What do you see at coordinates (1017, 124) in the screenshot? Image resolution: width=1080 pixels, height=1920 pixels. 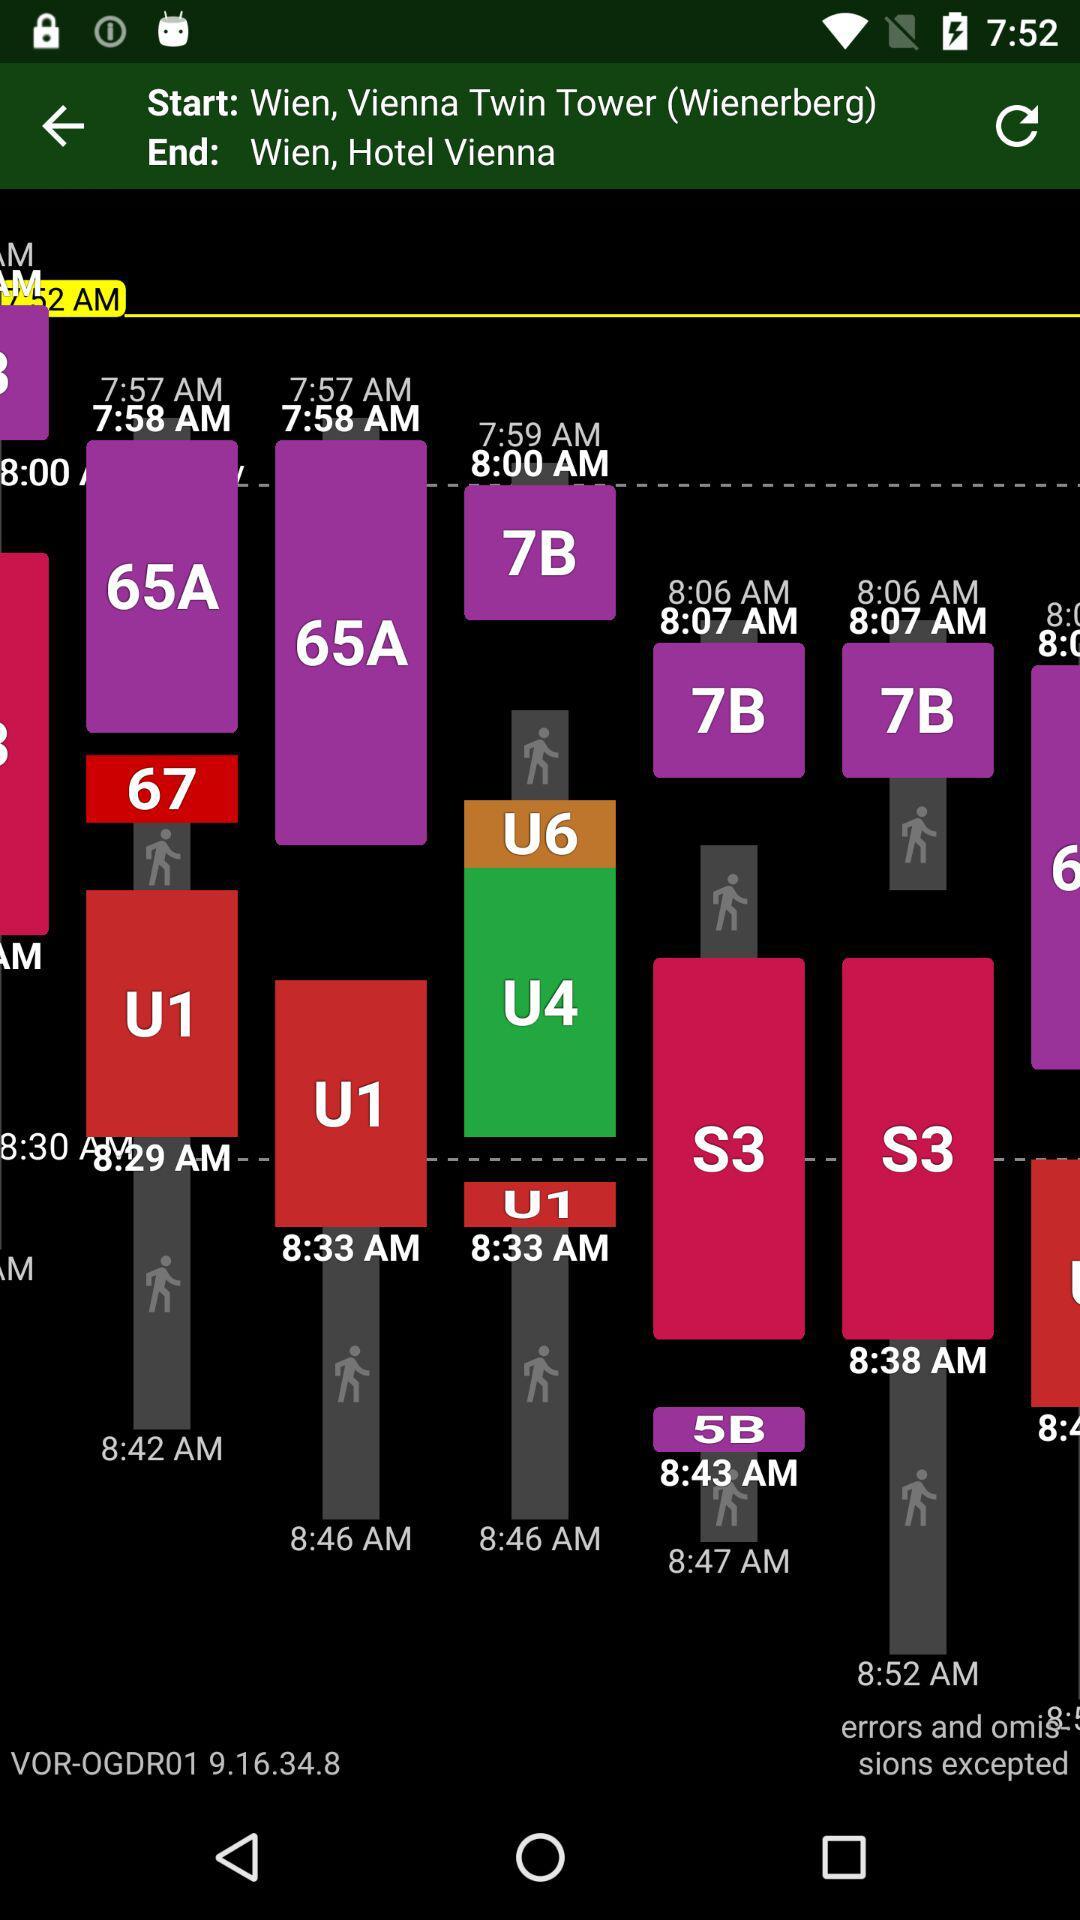 I see `the icon next to wien vienna twin icon` at bounding box center [1017, 124].